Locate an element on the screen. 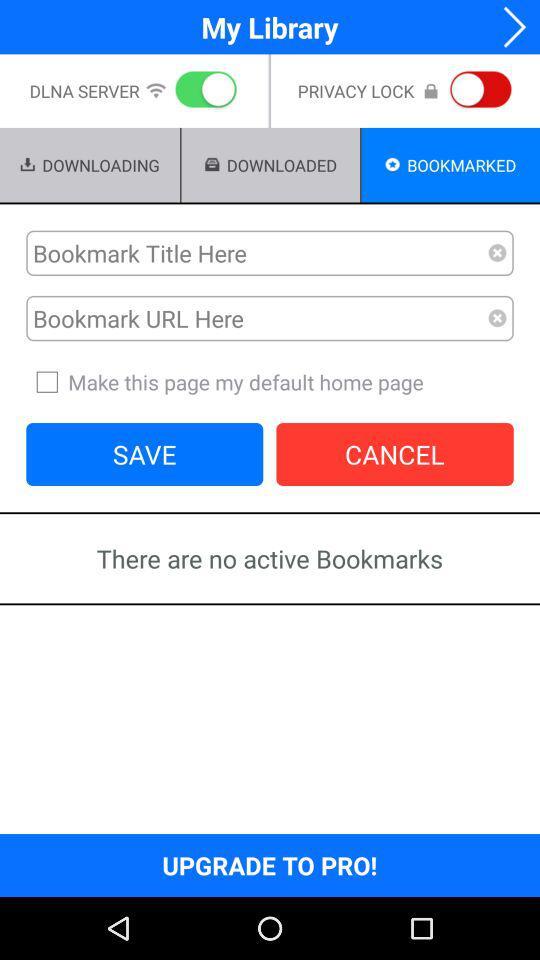 This screenshot has height=960, width=540. bookmark url here is located at coordinates (257, 318).